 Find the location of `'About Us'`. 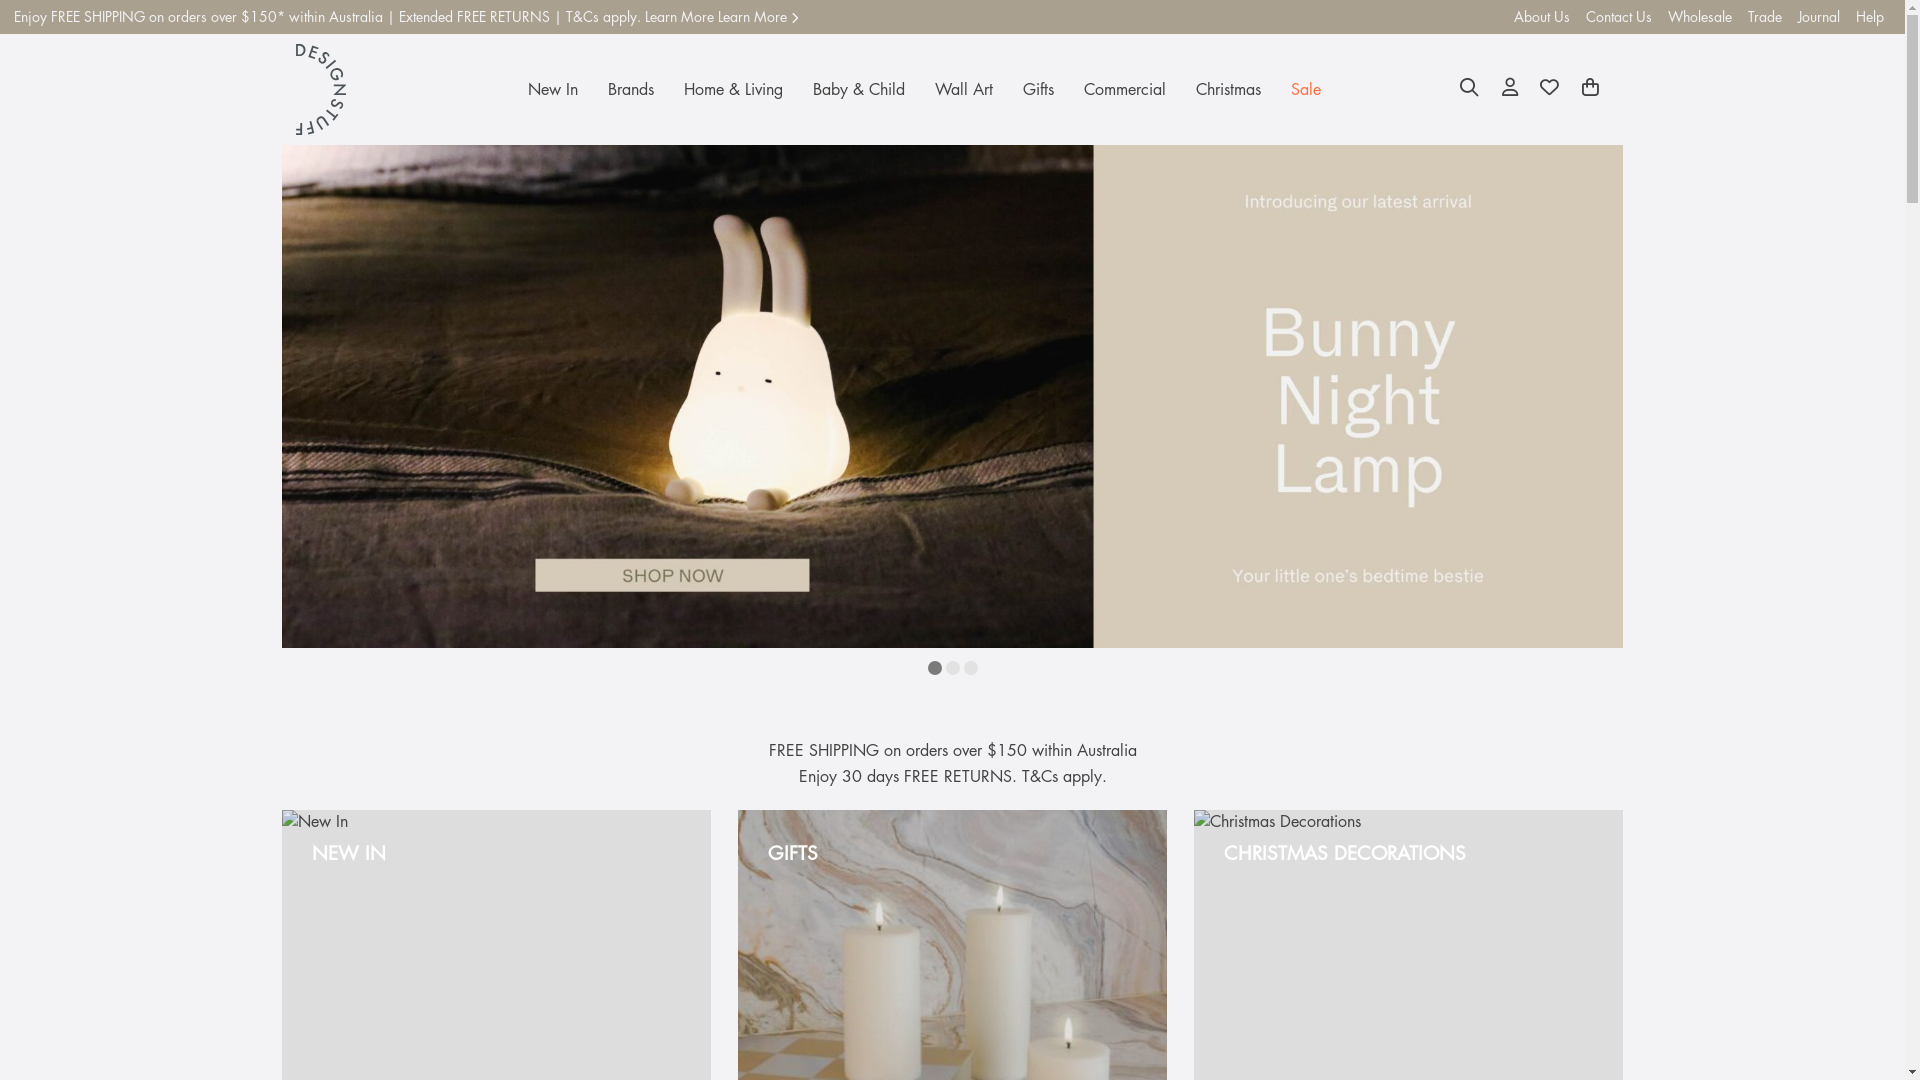

'About Us' is located at coordinates (1540, 16).